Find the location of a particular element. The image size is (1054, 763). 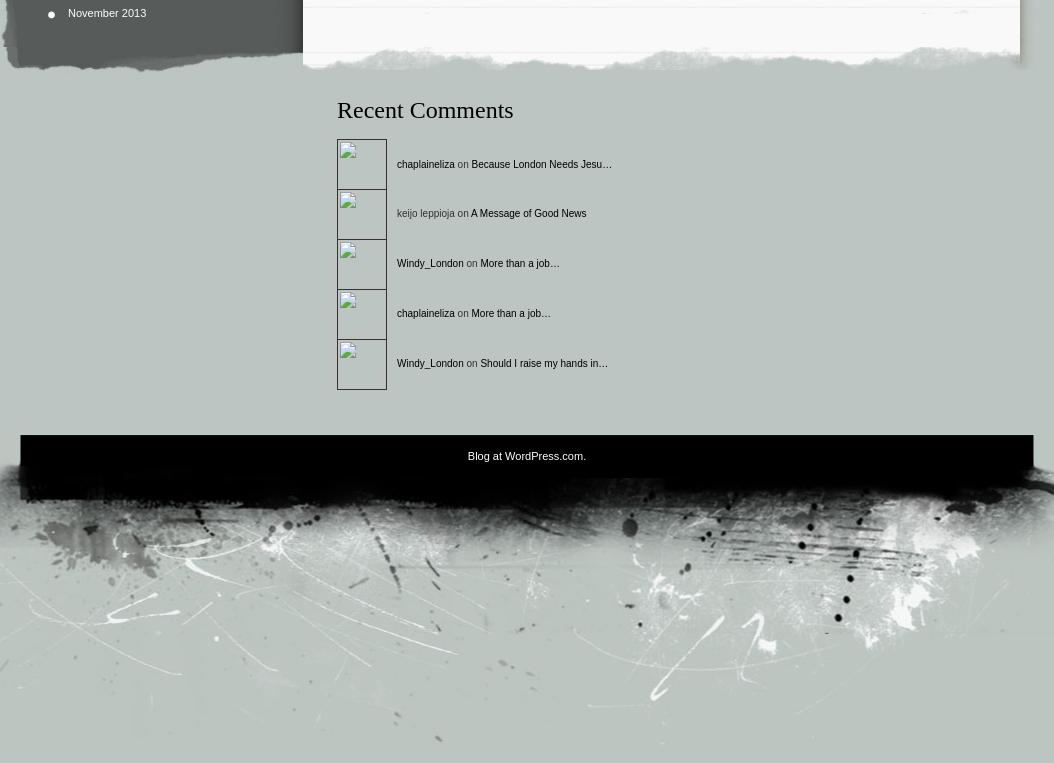

'Because London Needs Jesu…' is located at coordinates (541, 162).